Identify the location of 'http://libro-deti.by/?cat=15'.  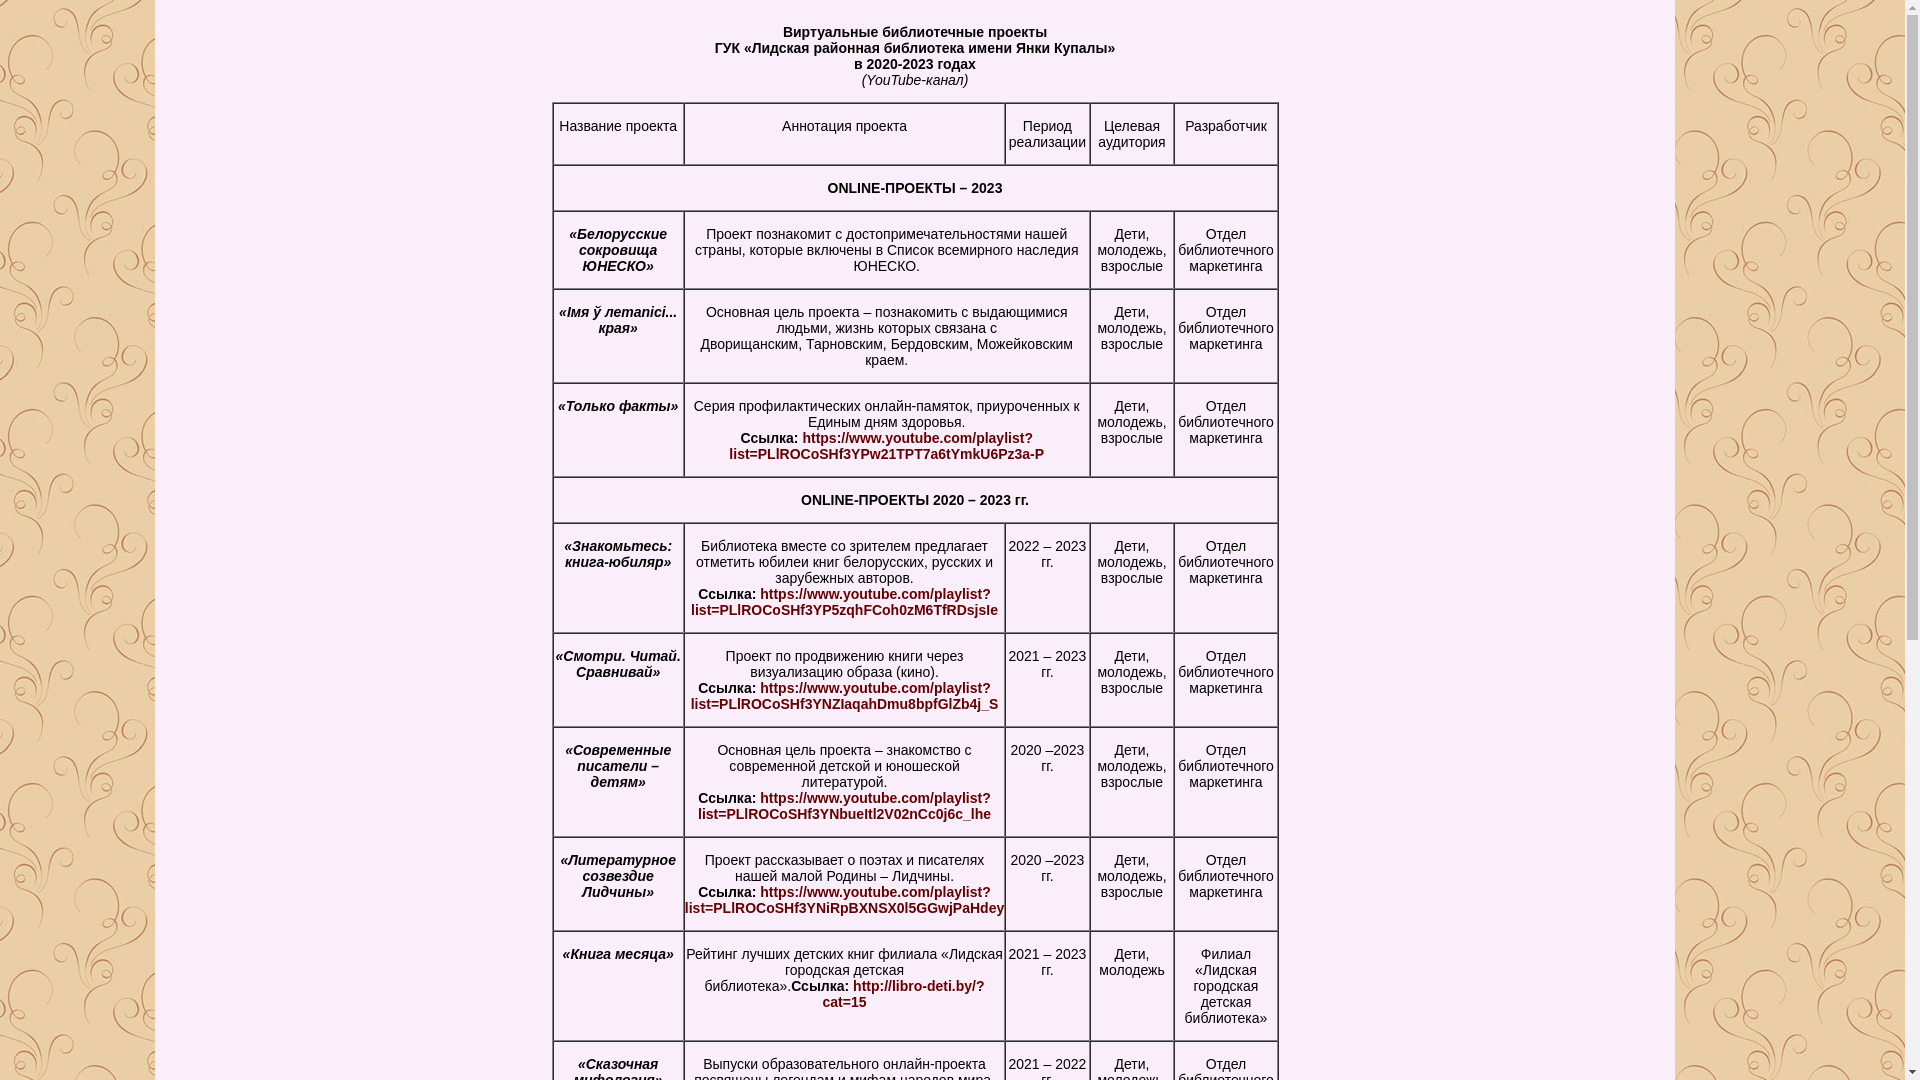
(902, 994).